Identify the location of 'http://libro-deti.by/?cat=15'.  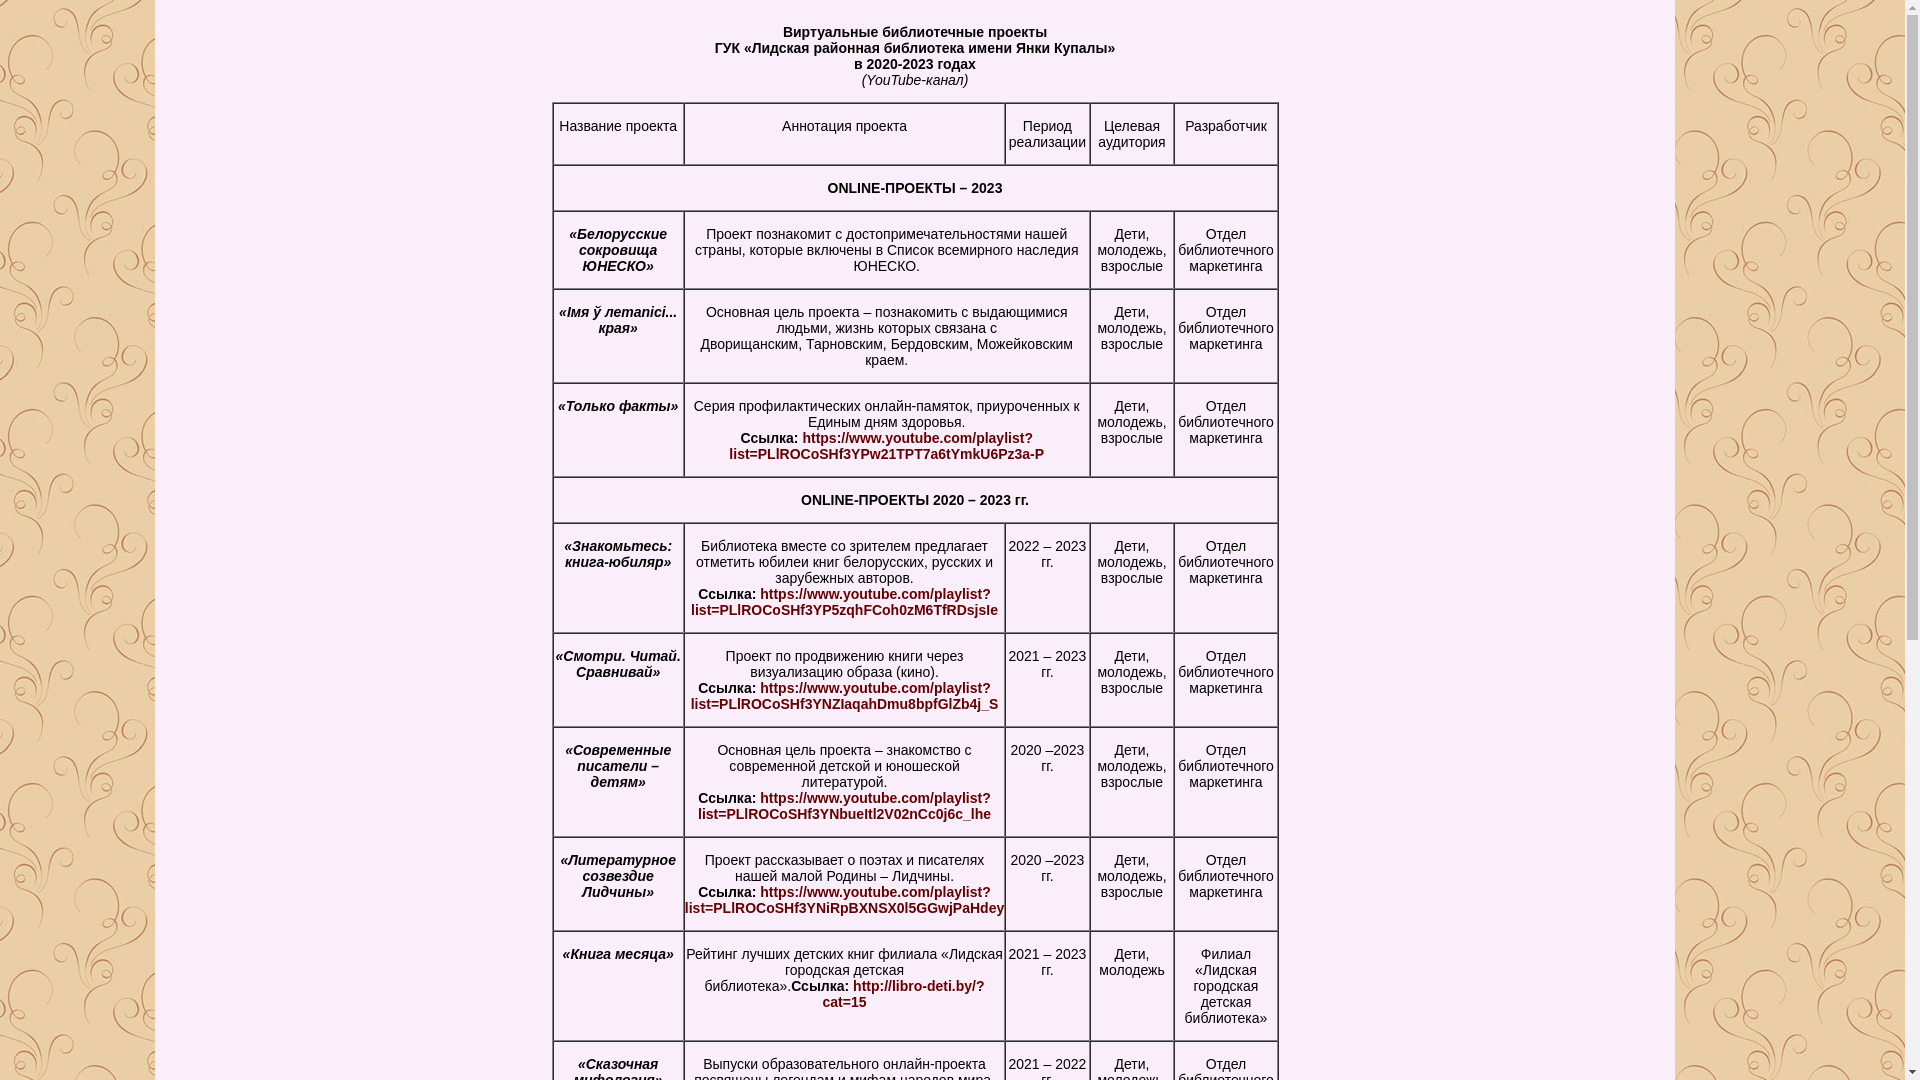
(902, 994).